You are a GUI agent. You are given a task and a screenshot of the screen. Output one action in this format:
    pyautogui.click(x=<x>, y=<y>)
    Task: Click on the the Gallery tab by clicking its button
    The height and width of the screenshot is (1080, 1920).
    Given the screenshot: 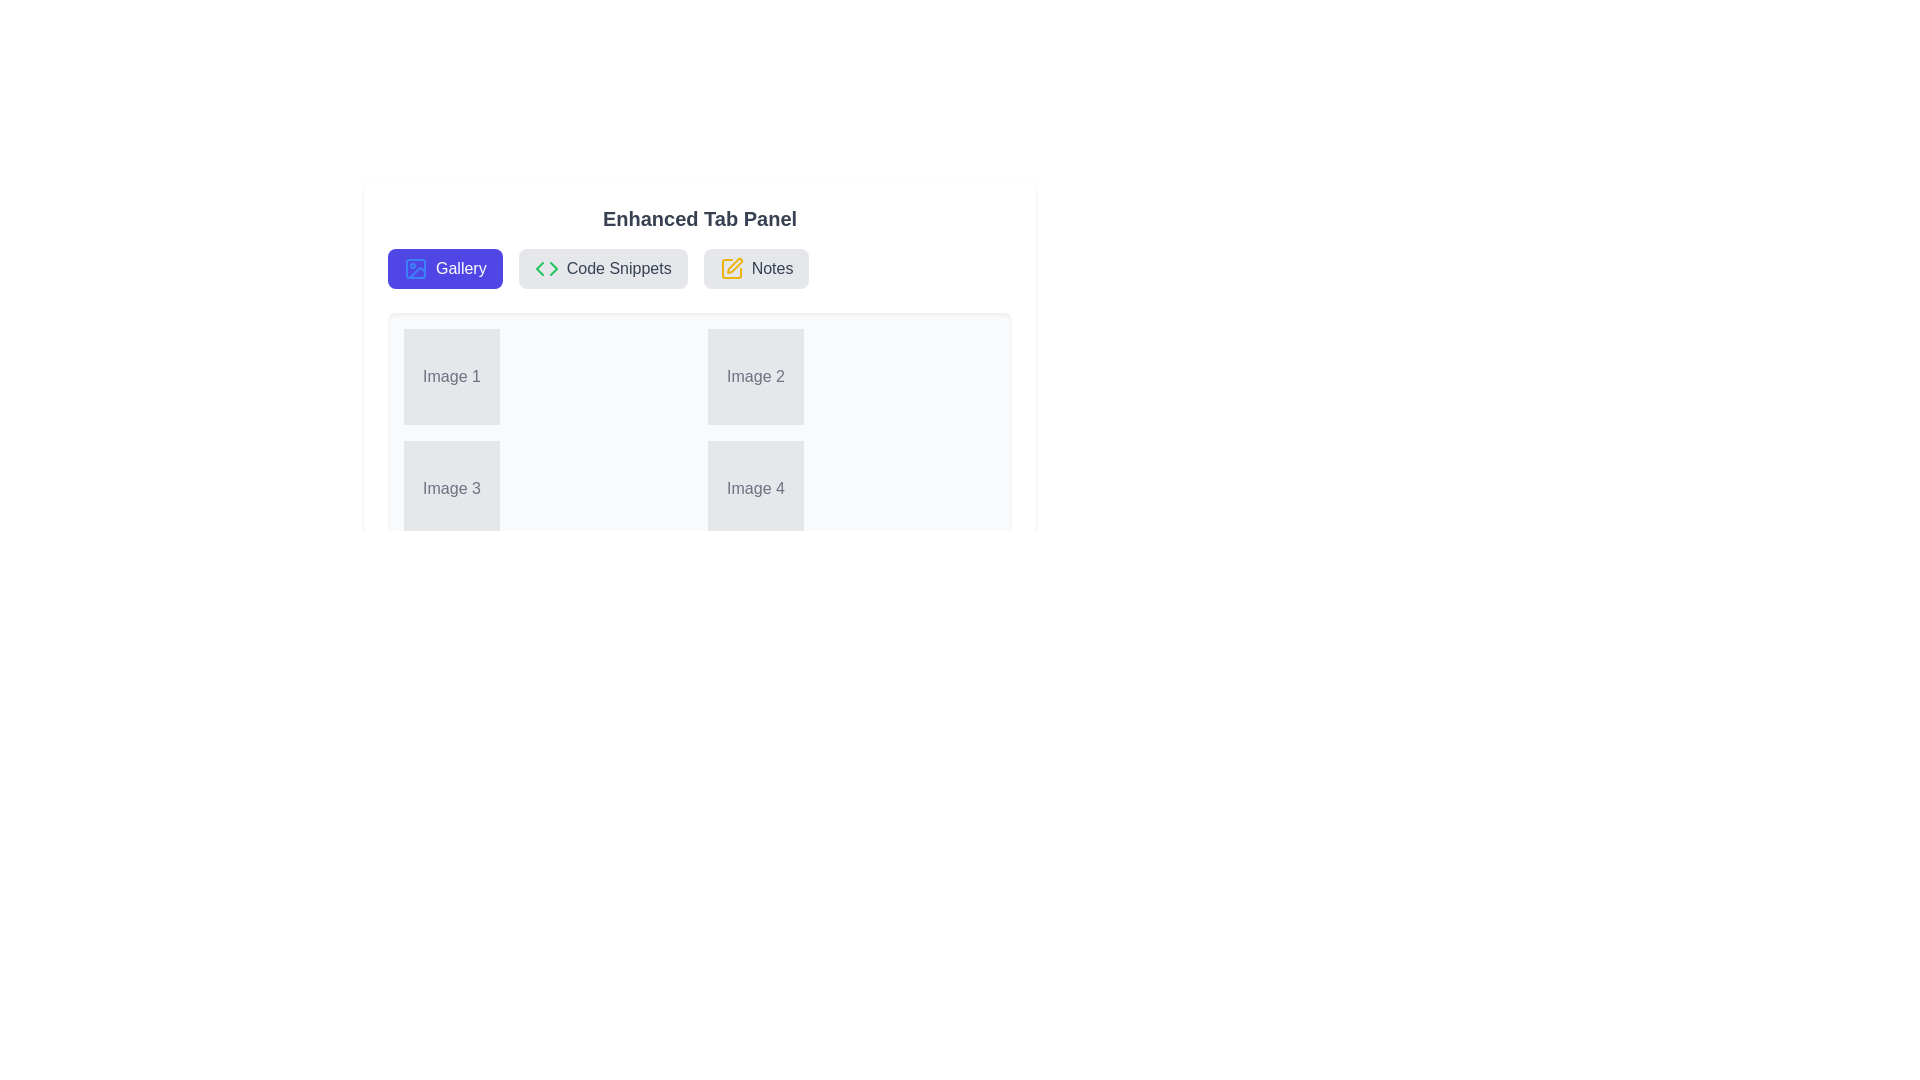 What is the action you would take?
    pyautogui.click(x=444, y=268)
    